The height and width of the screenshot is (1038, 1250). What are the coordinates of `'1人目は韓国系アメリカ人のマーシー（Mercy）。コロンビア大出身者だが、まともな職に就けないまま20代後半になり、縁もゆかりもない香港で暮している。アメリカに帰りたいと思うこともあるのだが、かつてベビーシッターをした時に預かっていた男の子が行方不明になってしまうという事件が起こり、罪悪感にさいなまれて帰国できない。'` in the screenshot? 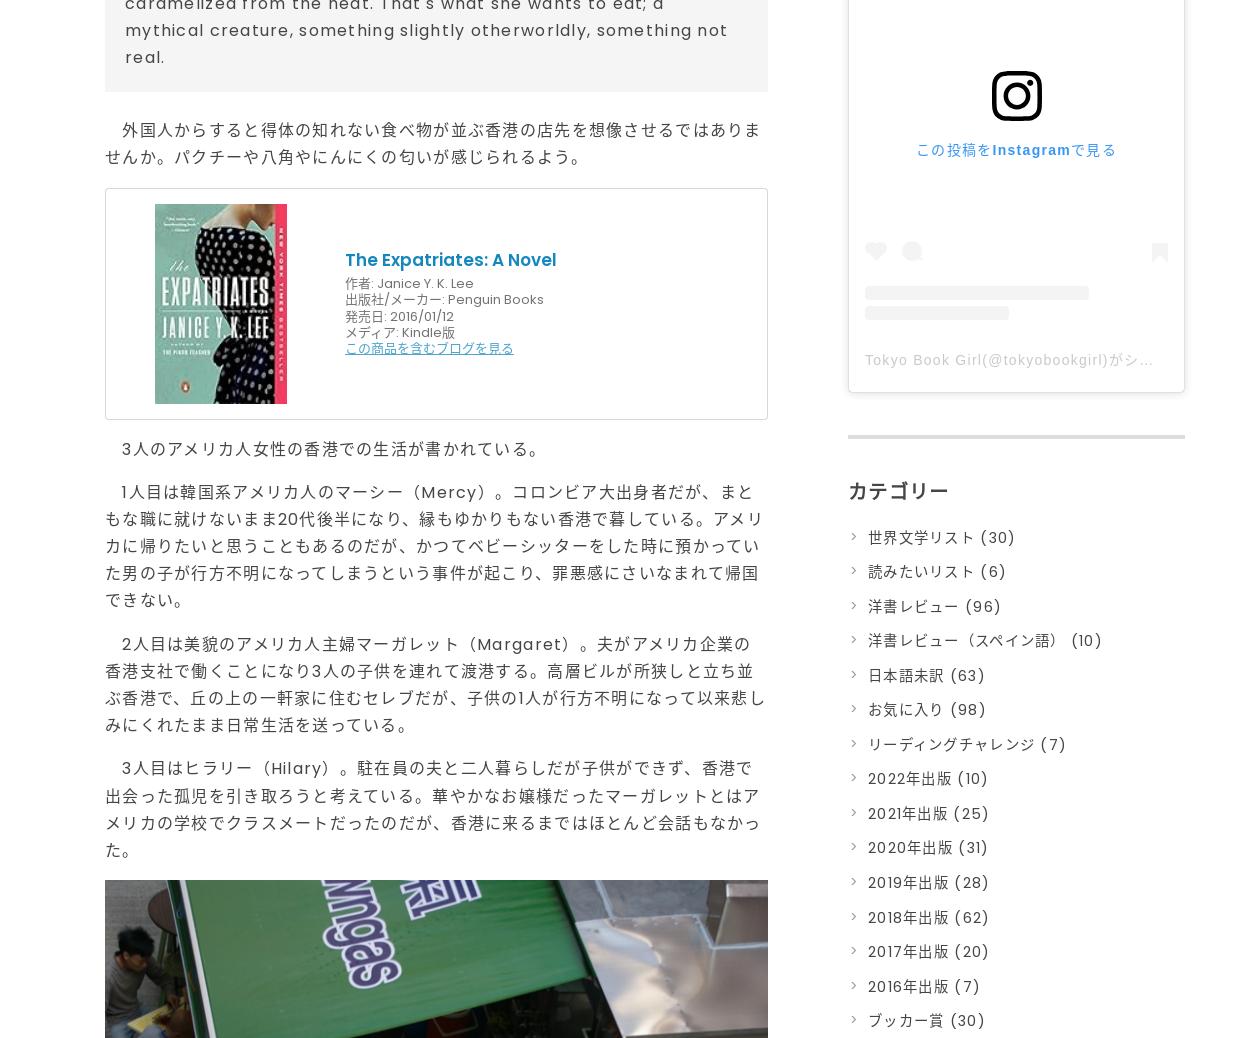 It's located at (434, 544).